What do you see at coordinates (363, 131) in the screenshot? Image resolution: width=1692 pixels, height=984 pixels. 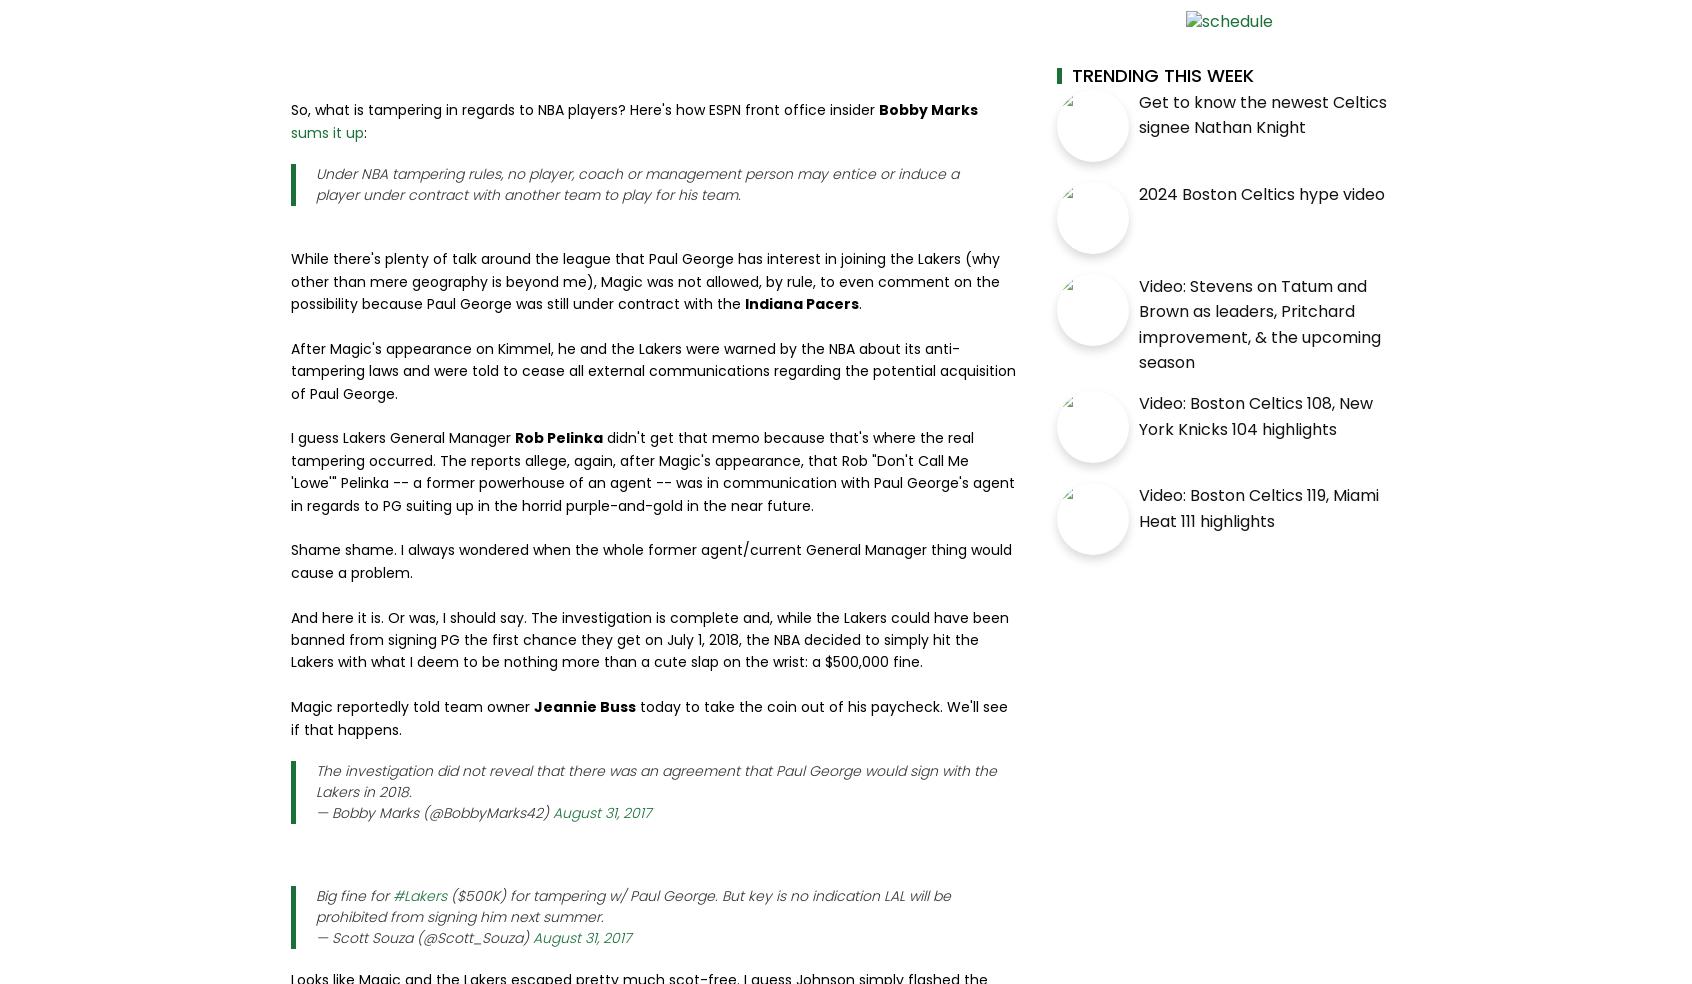 I see `':'` at bounding box center [363, 131].